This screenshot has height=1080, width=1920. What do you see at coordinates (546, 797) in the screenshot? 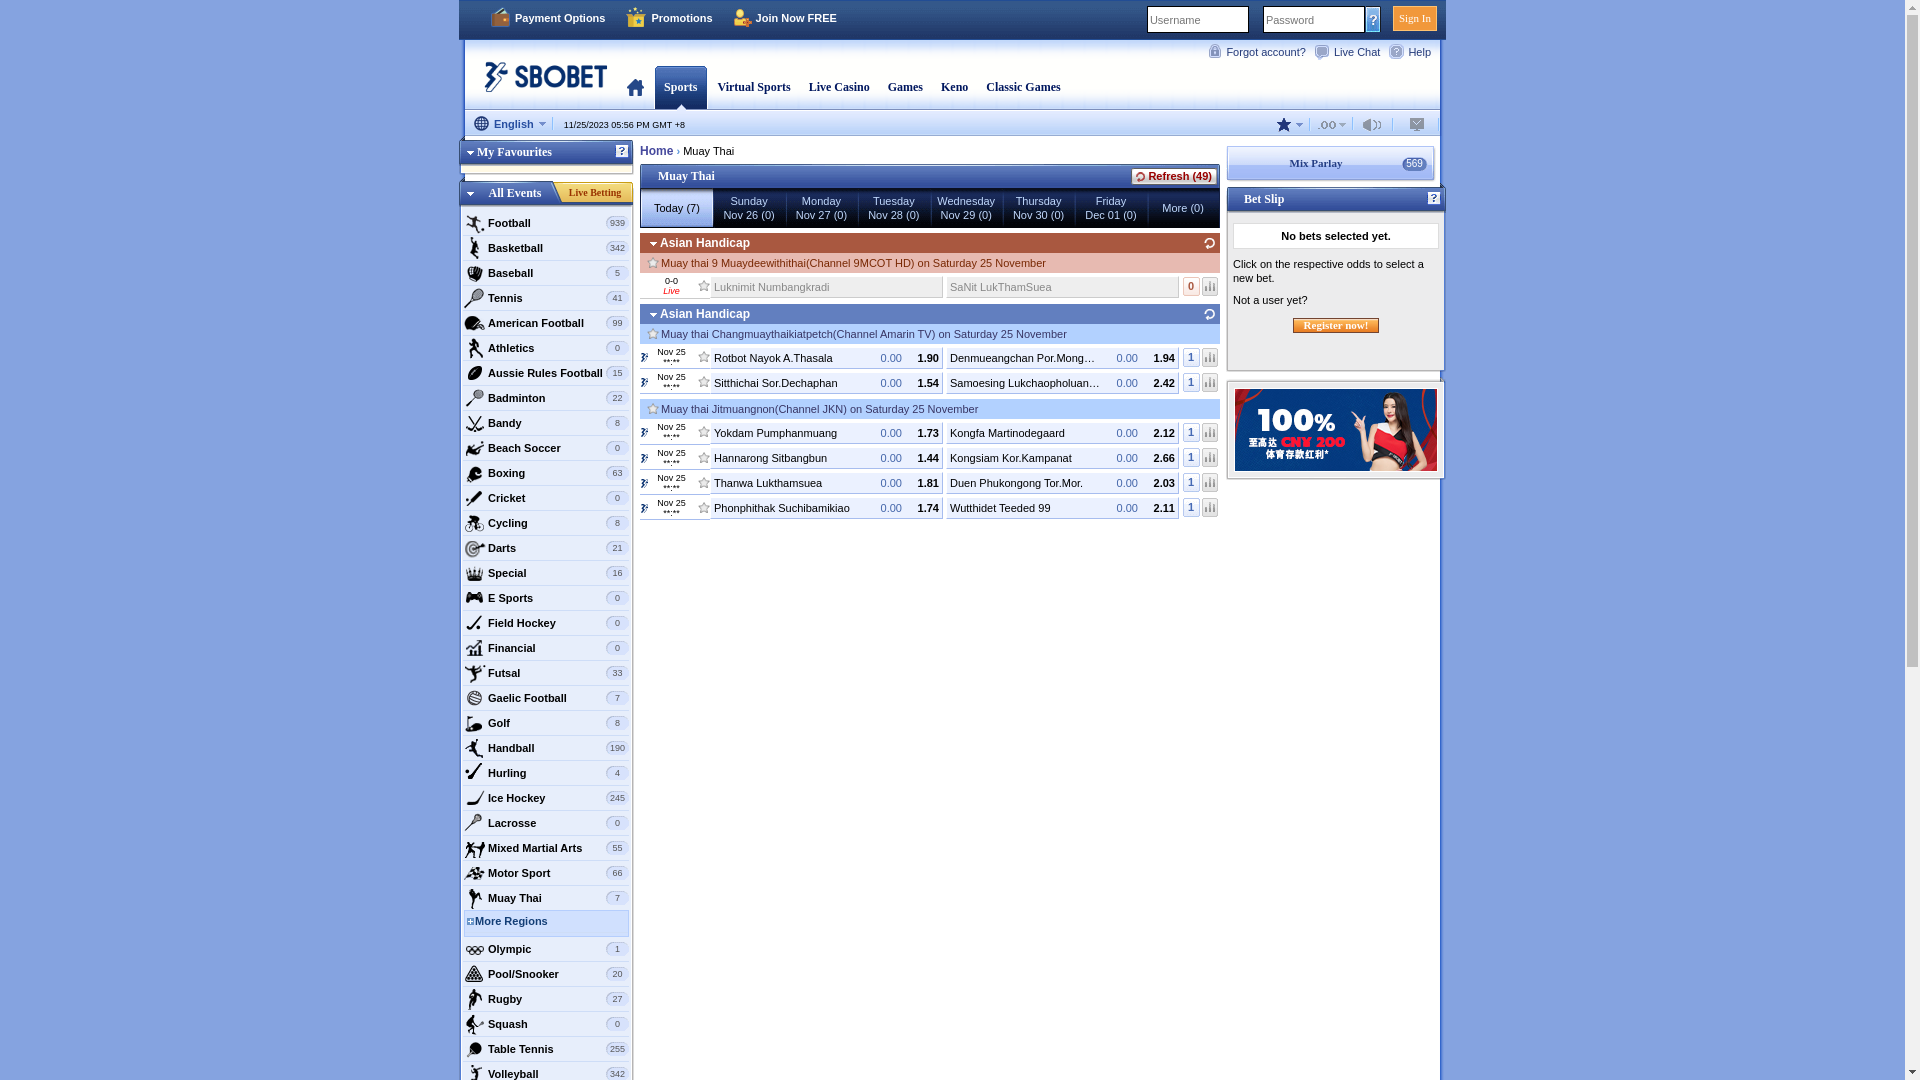
I see `'Ice Hockey` at bounding box center [546, 797].